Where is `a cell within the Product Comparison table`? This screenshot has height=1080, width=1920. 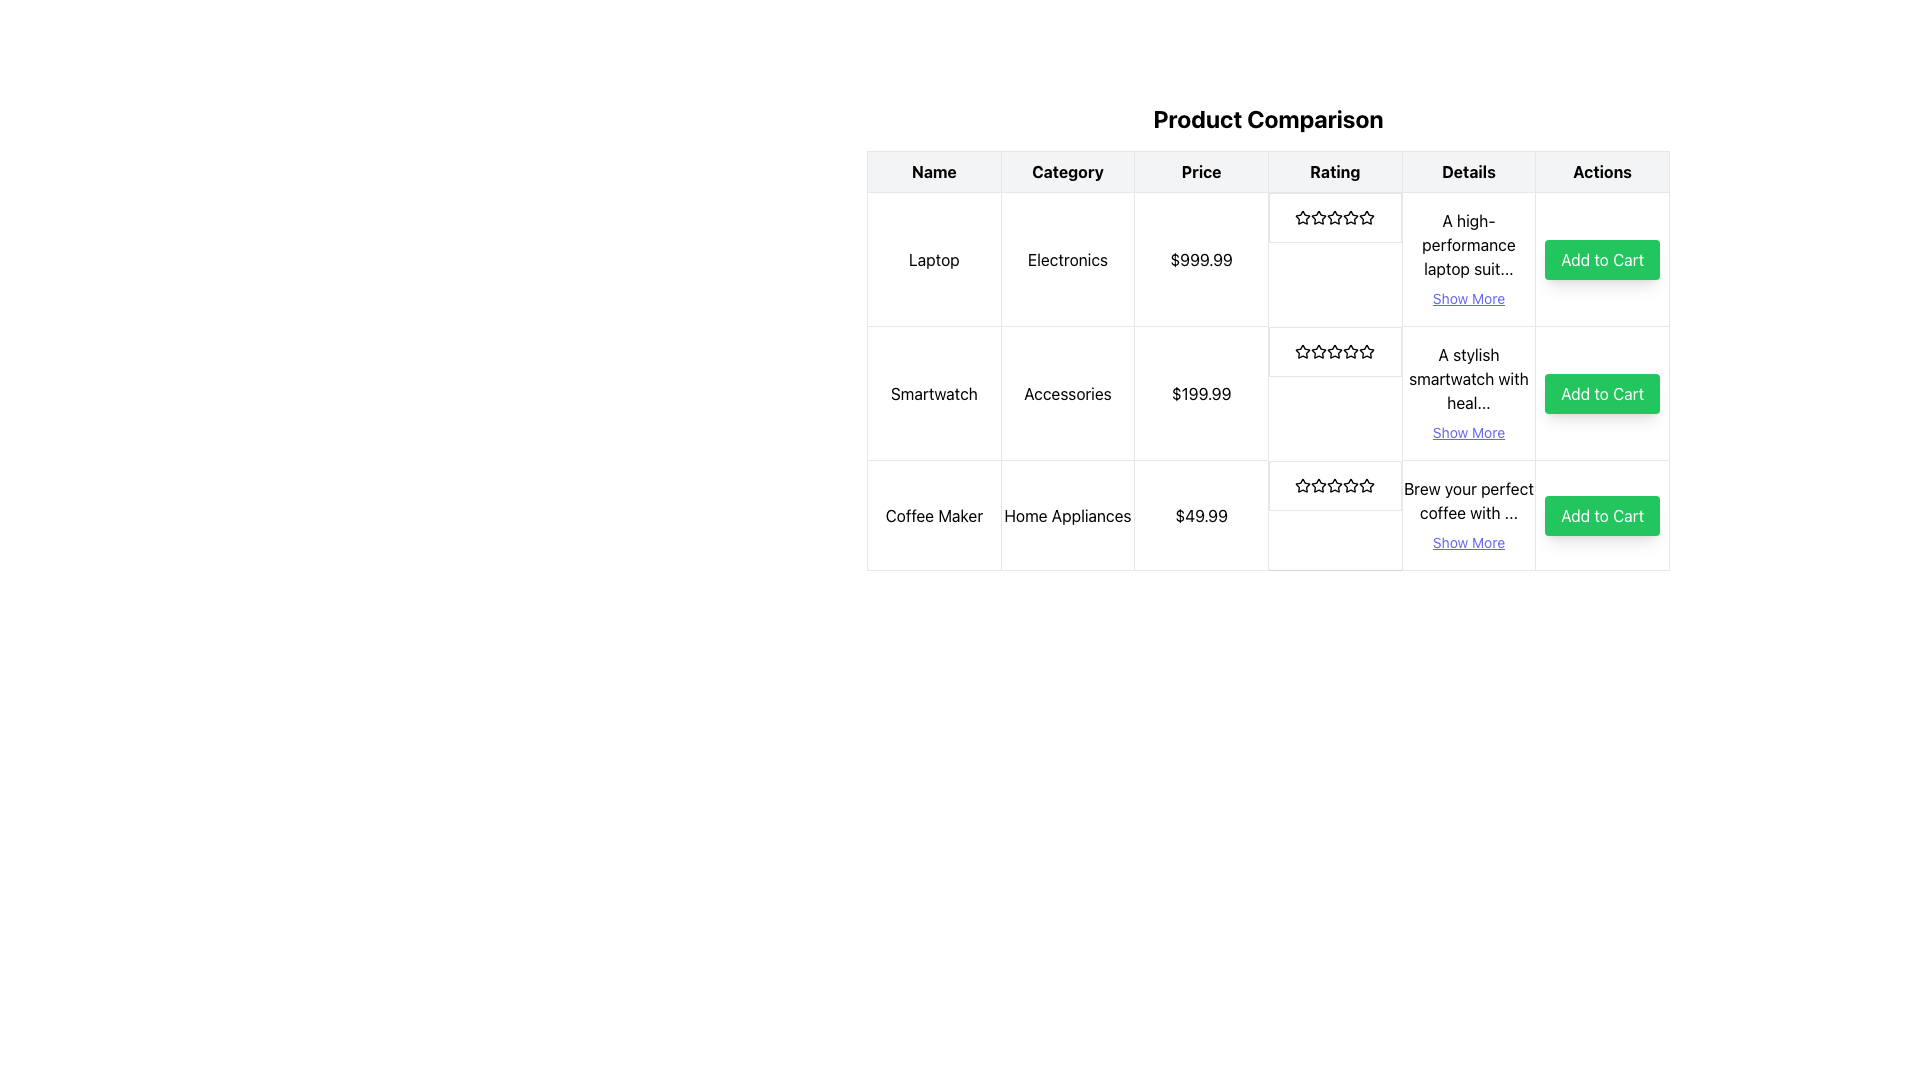 a cell within the Product Comparison table is located at coordinates (1267, 361).